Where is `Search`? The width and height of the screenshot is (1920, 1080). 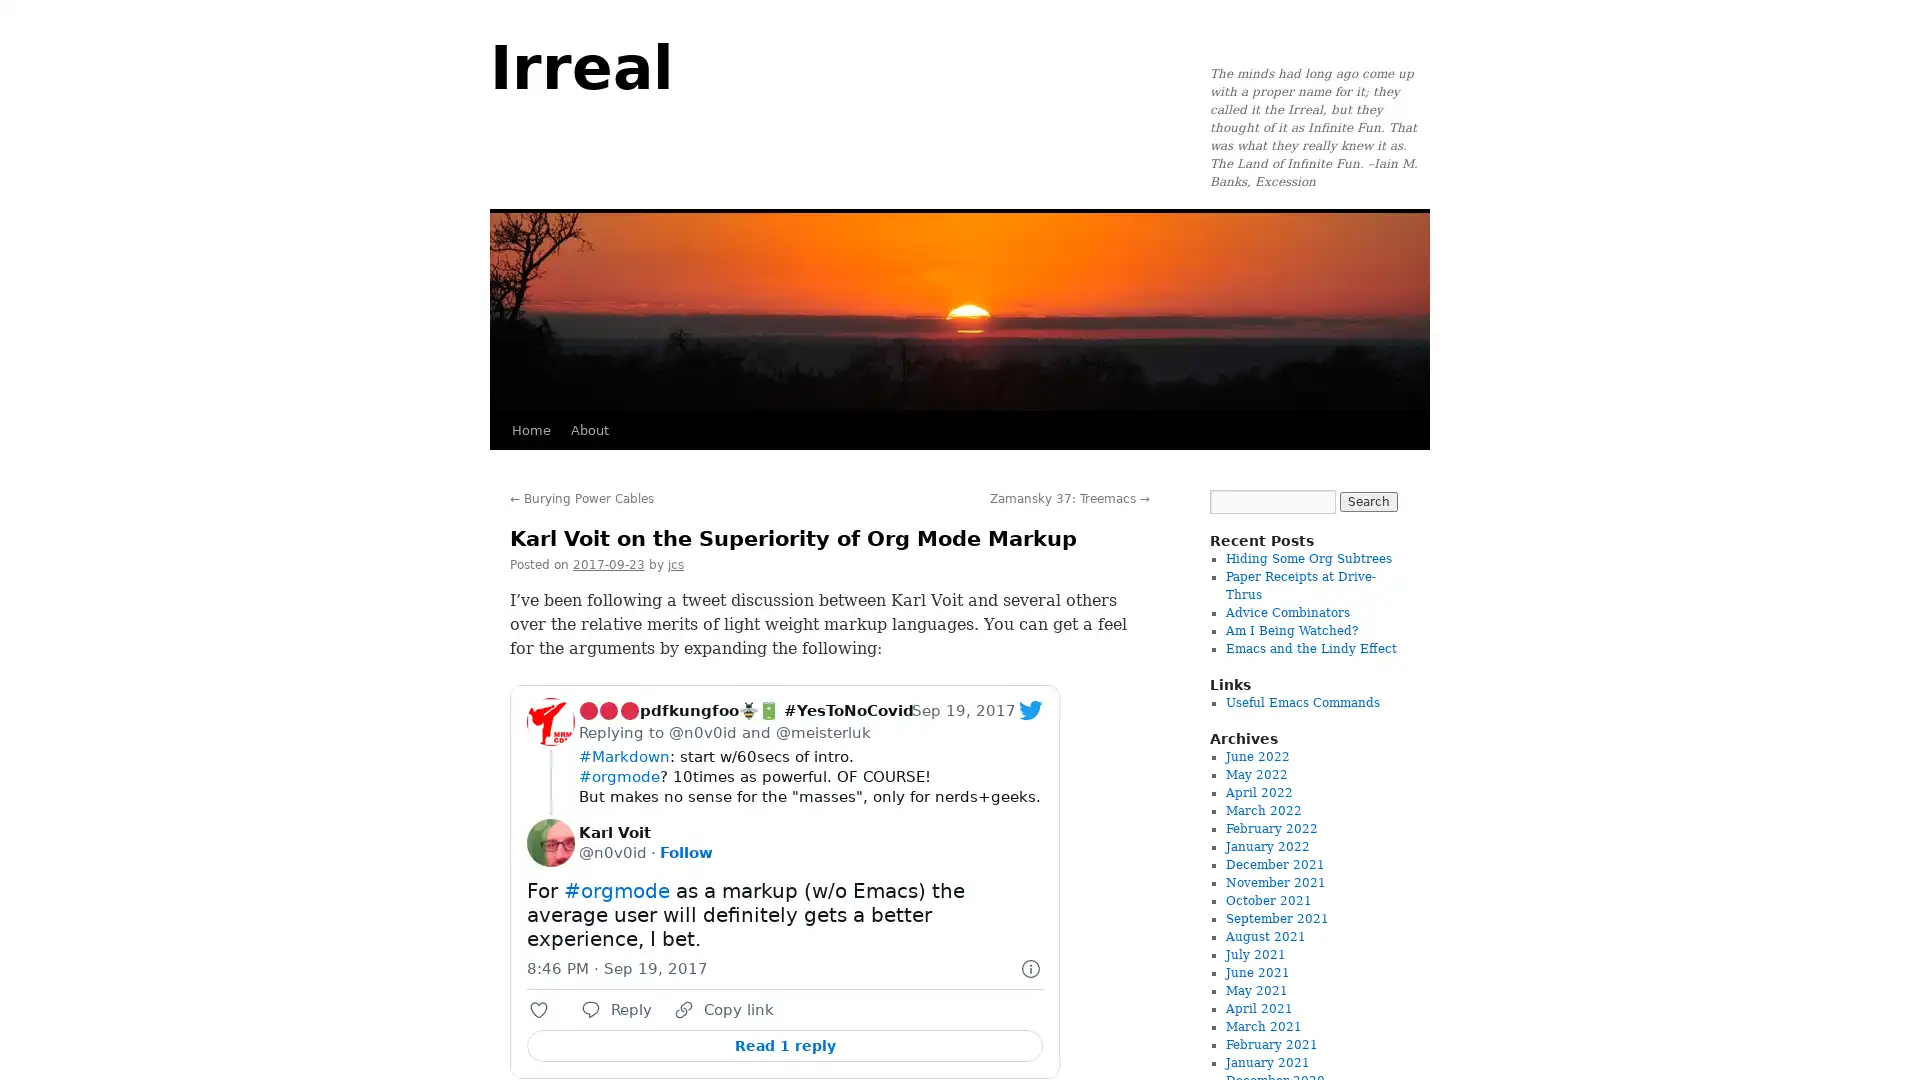 Search is located at coordinates (1367, 500).